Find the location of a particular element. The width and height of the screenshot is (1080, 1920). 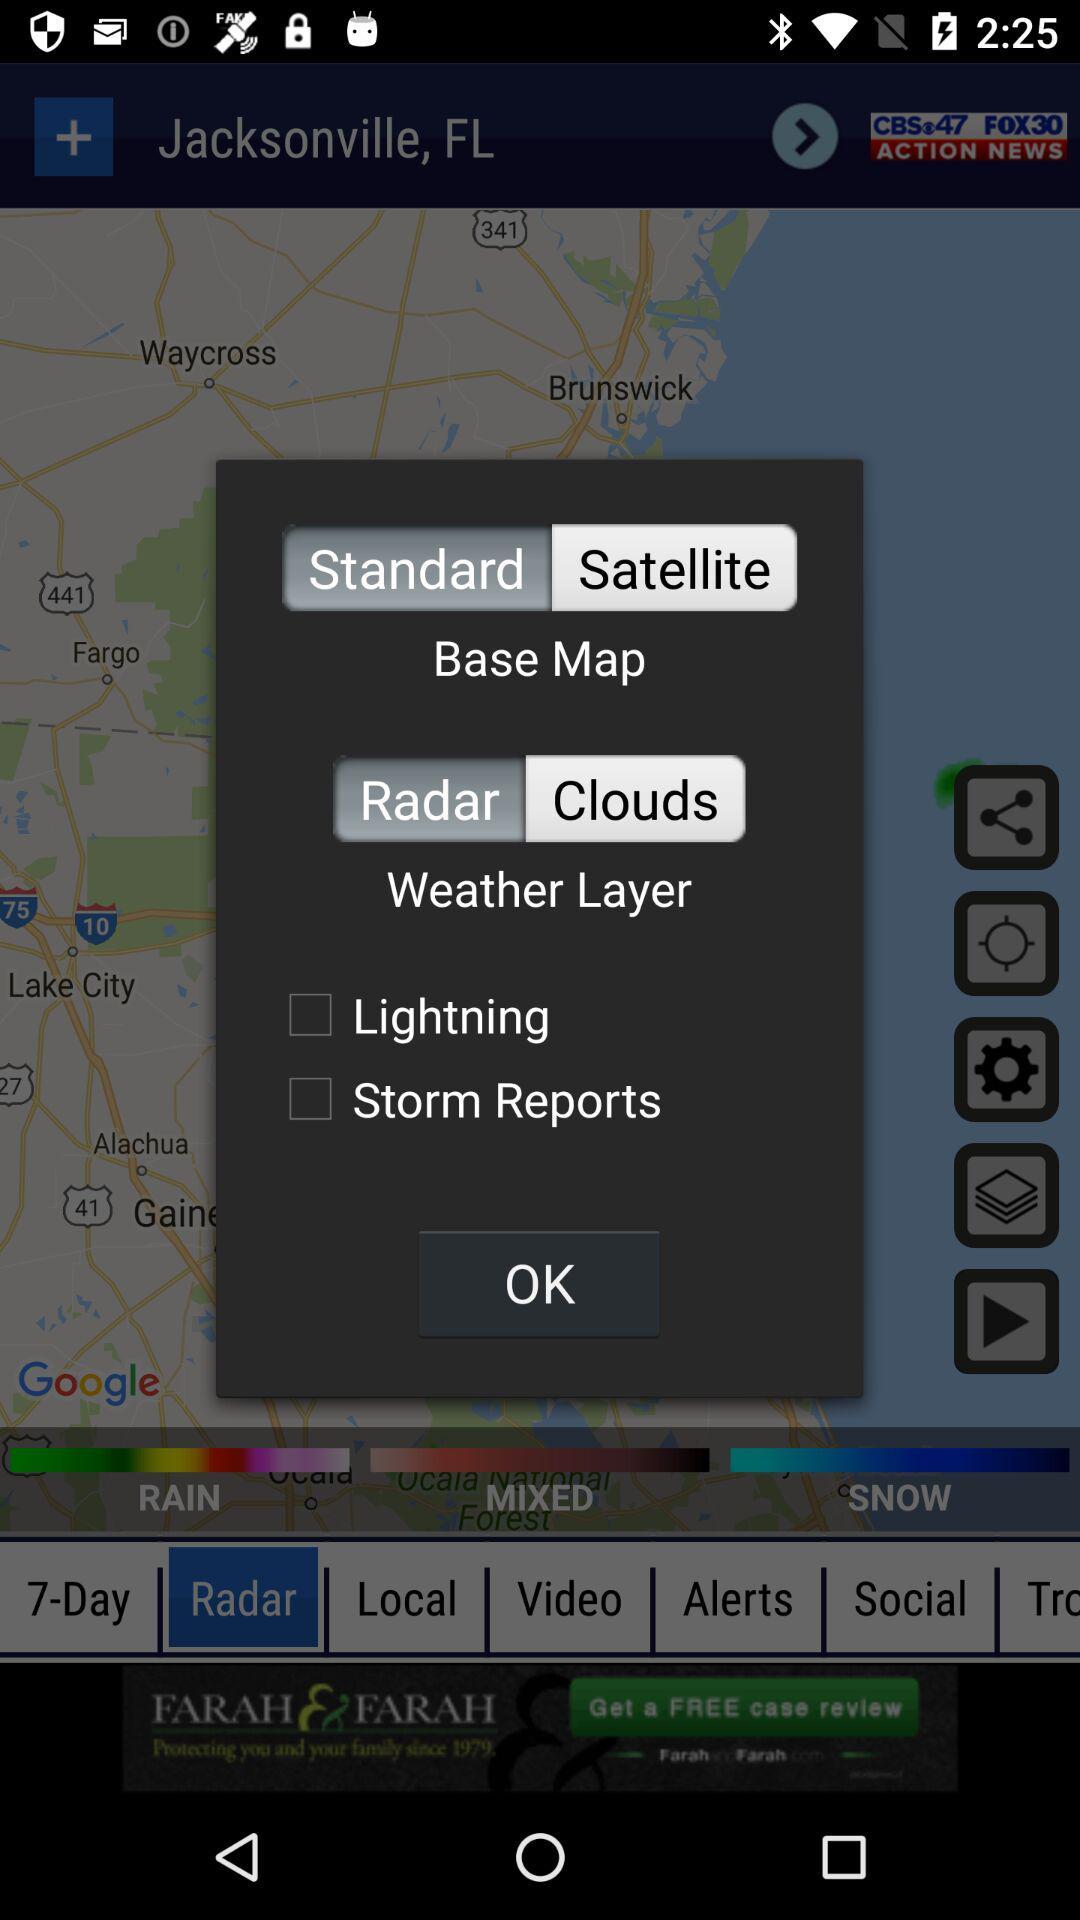

the standard item is located at coordinates (415, 566).